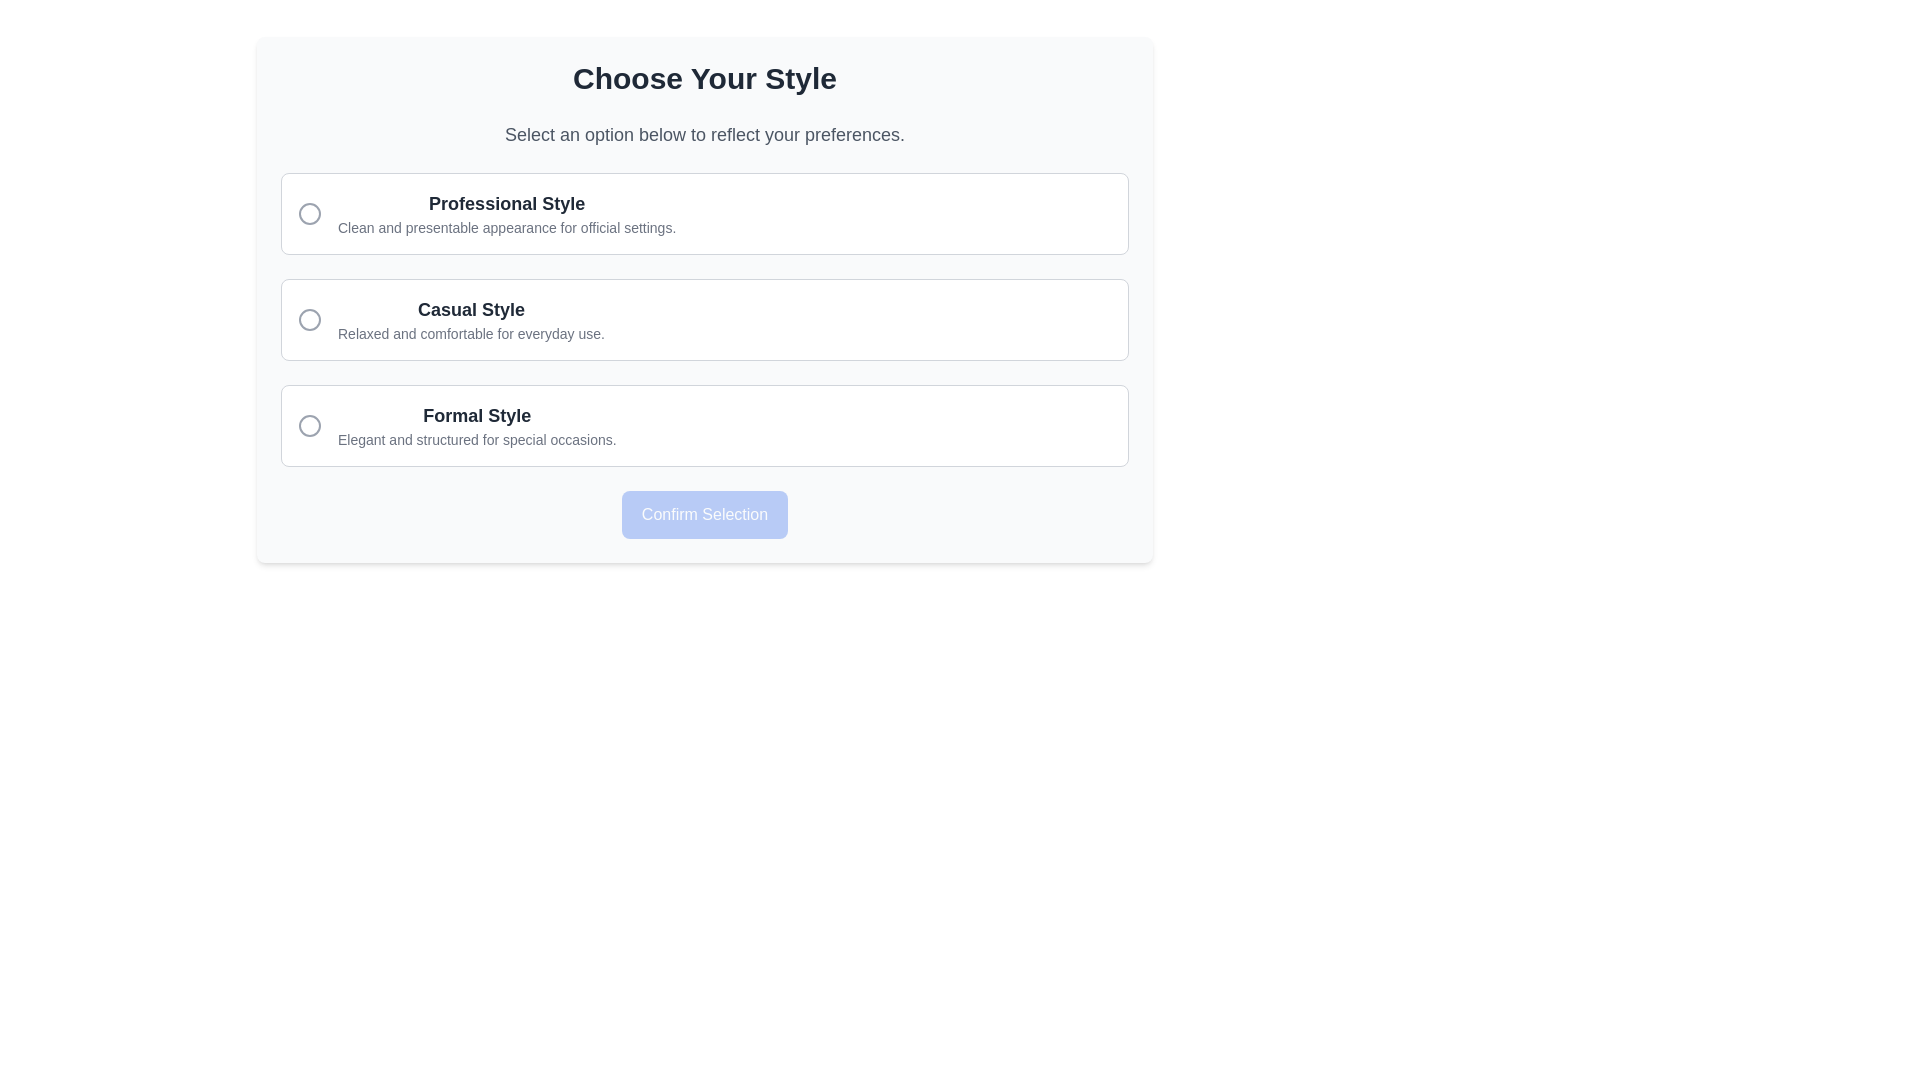  I want to click on the text label 'Professional Style', which is styled in bold dark gray and serves as the header of the first option in a vertical list of selectable styles, so click(507, 204).